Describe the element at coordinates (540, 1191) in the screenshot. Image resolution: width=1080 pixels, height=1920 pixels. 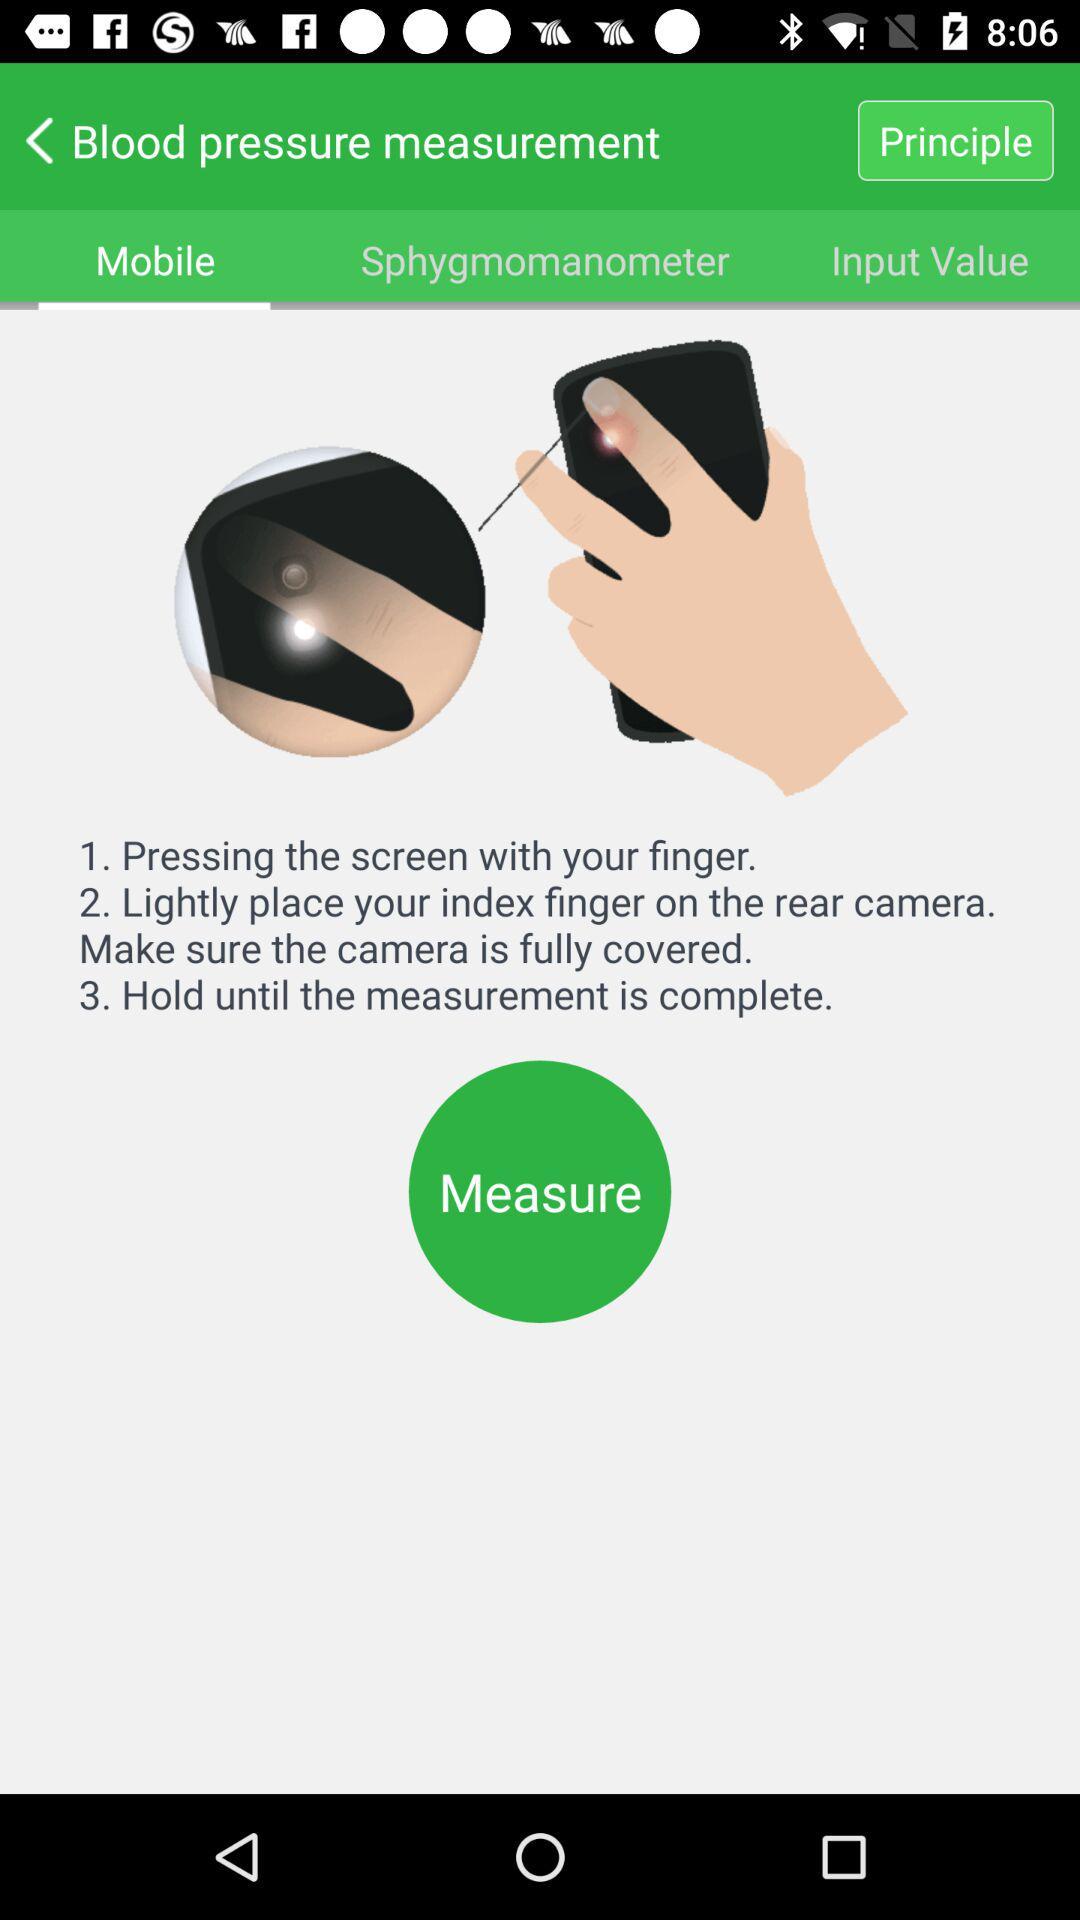
I see `icon below the 1 pressing the item` at that location.